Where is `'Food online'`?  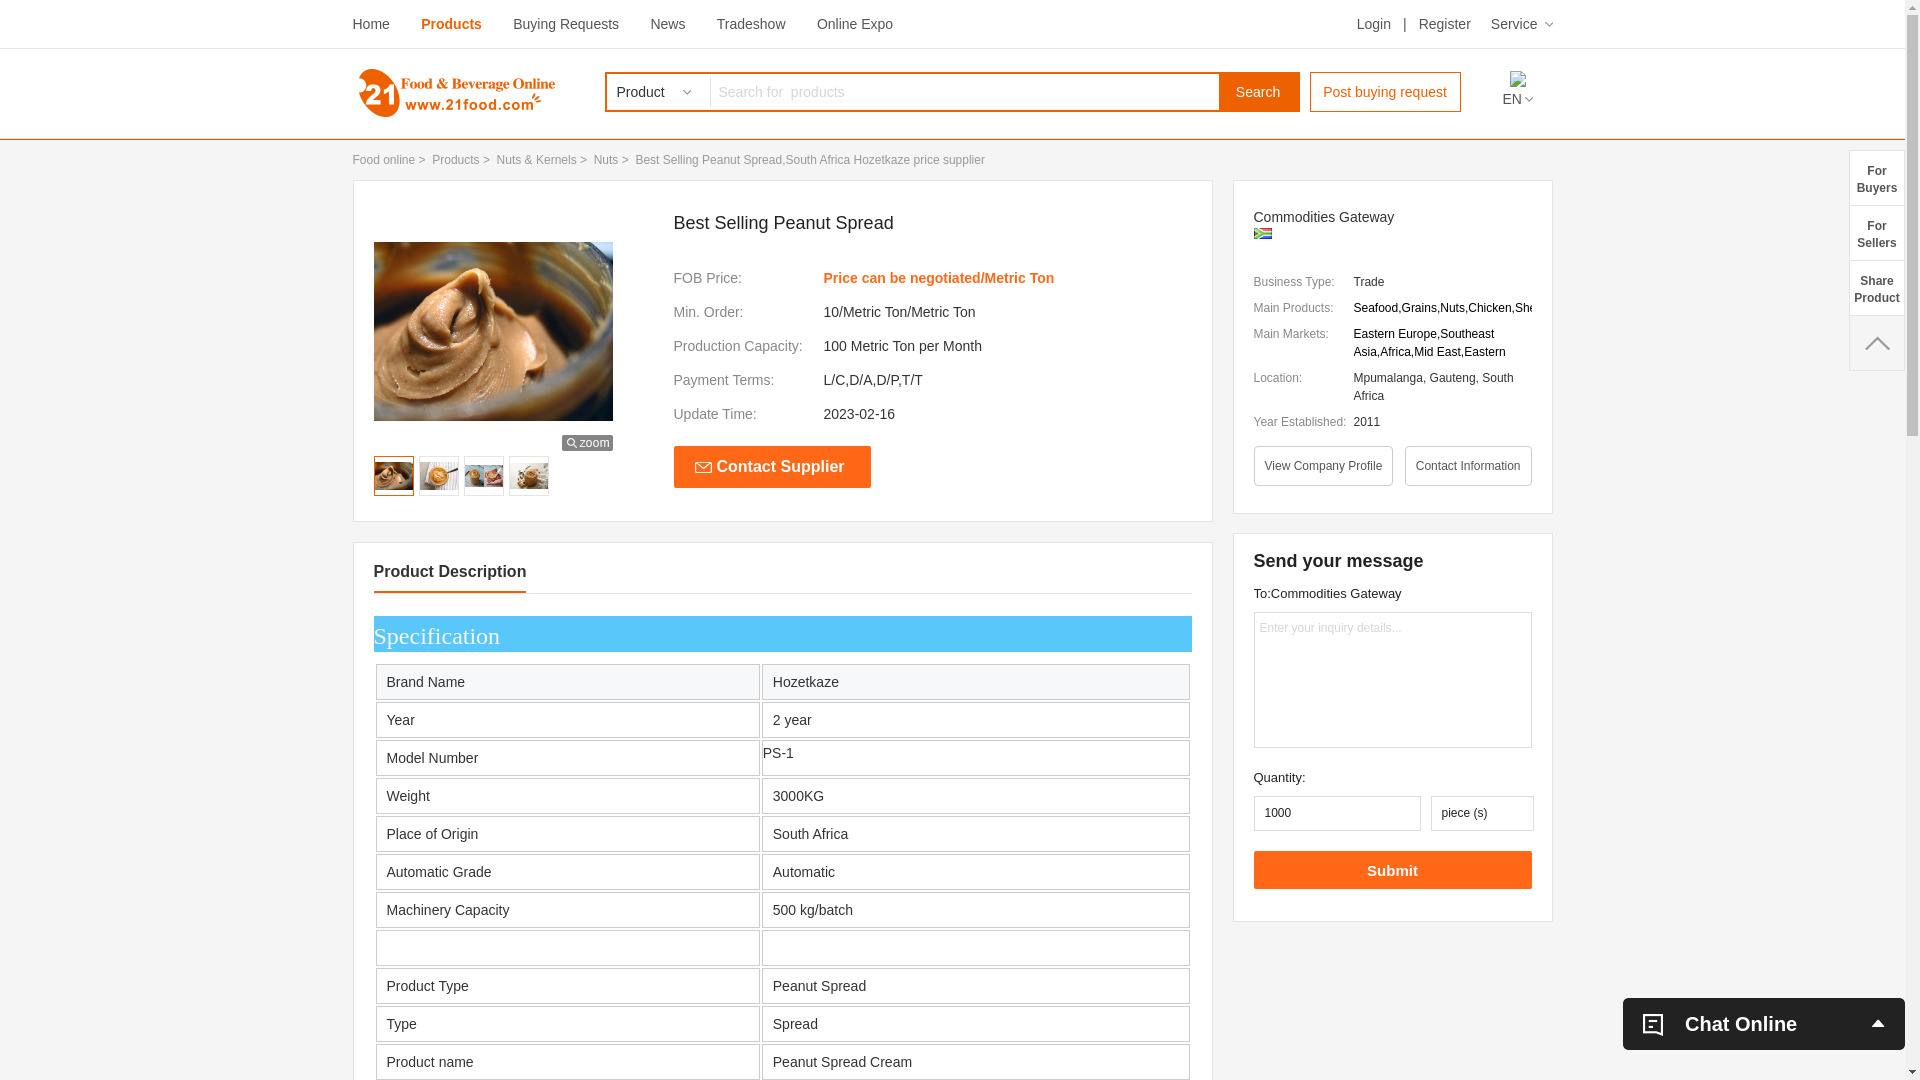 'Food online' is located at coordinates (383, 158).